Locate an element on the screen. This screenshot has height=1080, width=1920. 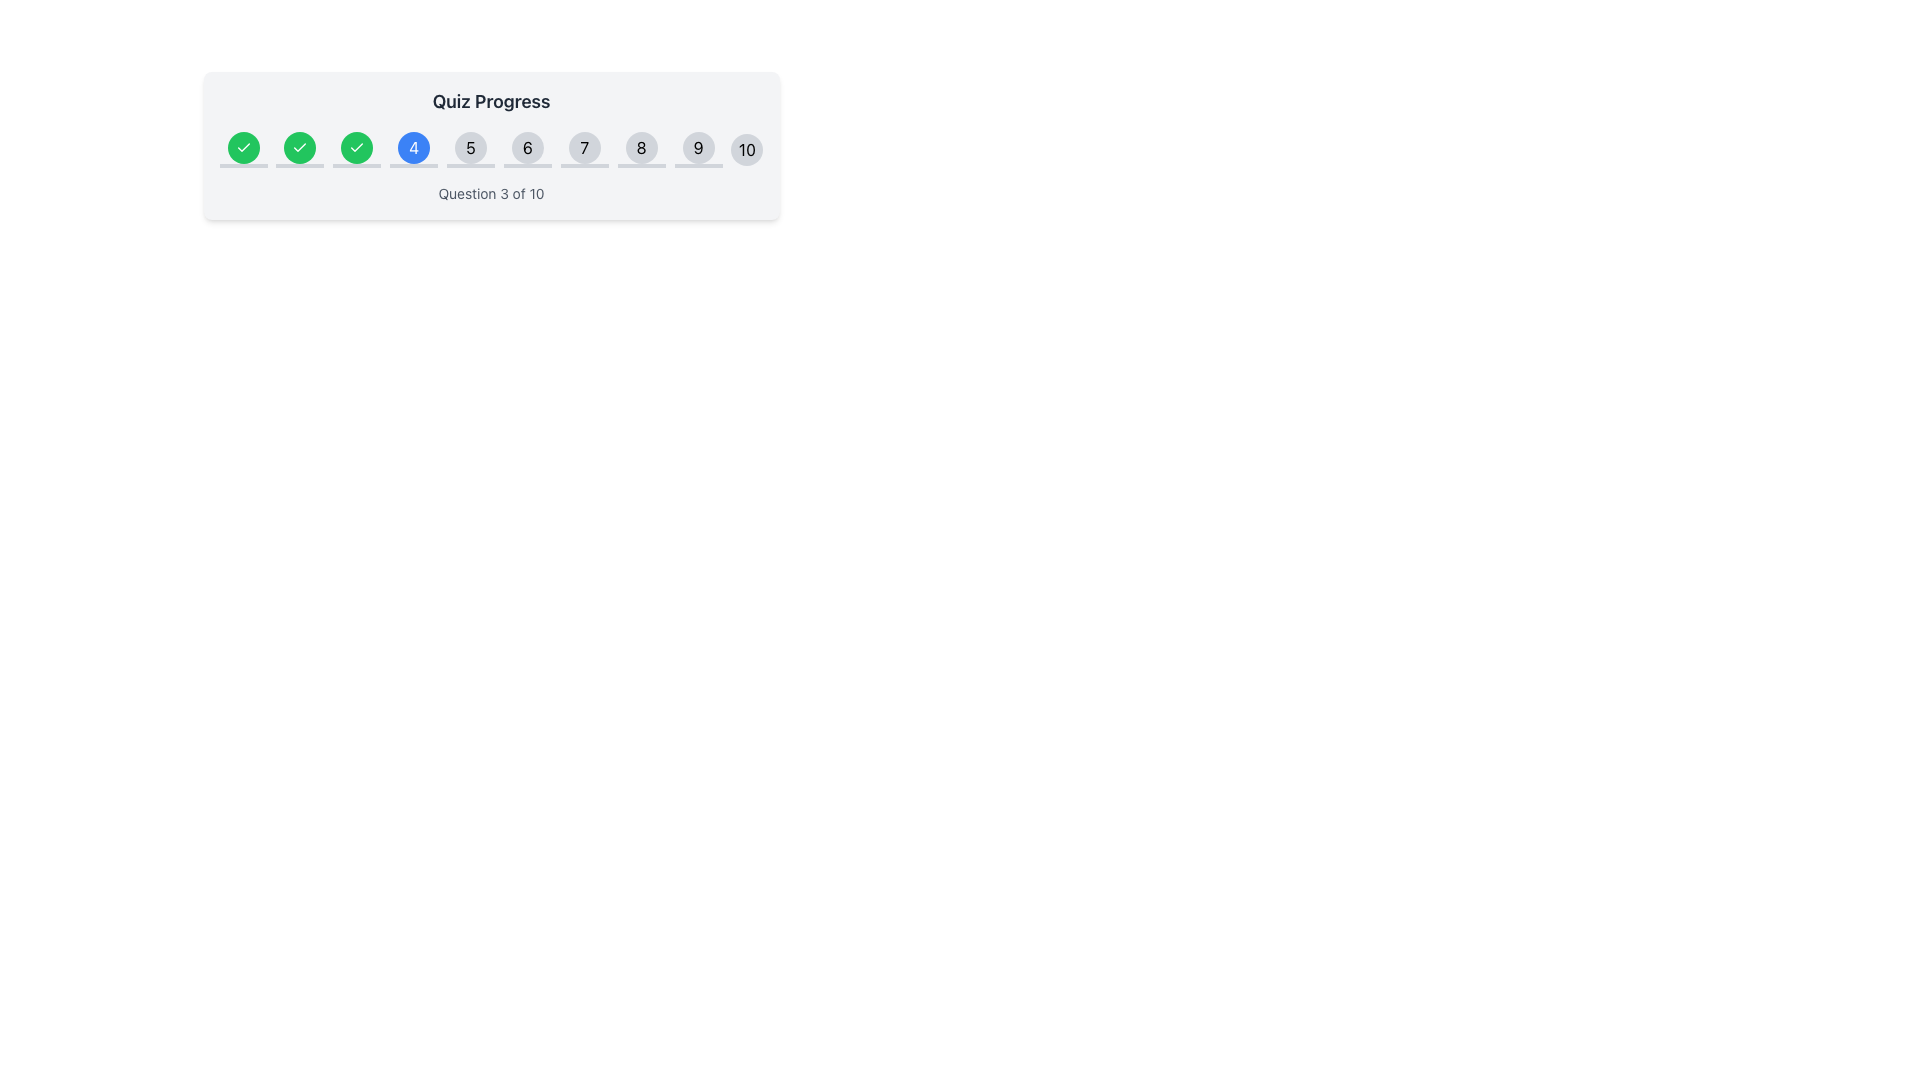
the Status Indicator, which is a circular element with a green background and a white checkmark icon, indicating a completed status is located at coordinates (357, 146).